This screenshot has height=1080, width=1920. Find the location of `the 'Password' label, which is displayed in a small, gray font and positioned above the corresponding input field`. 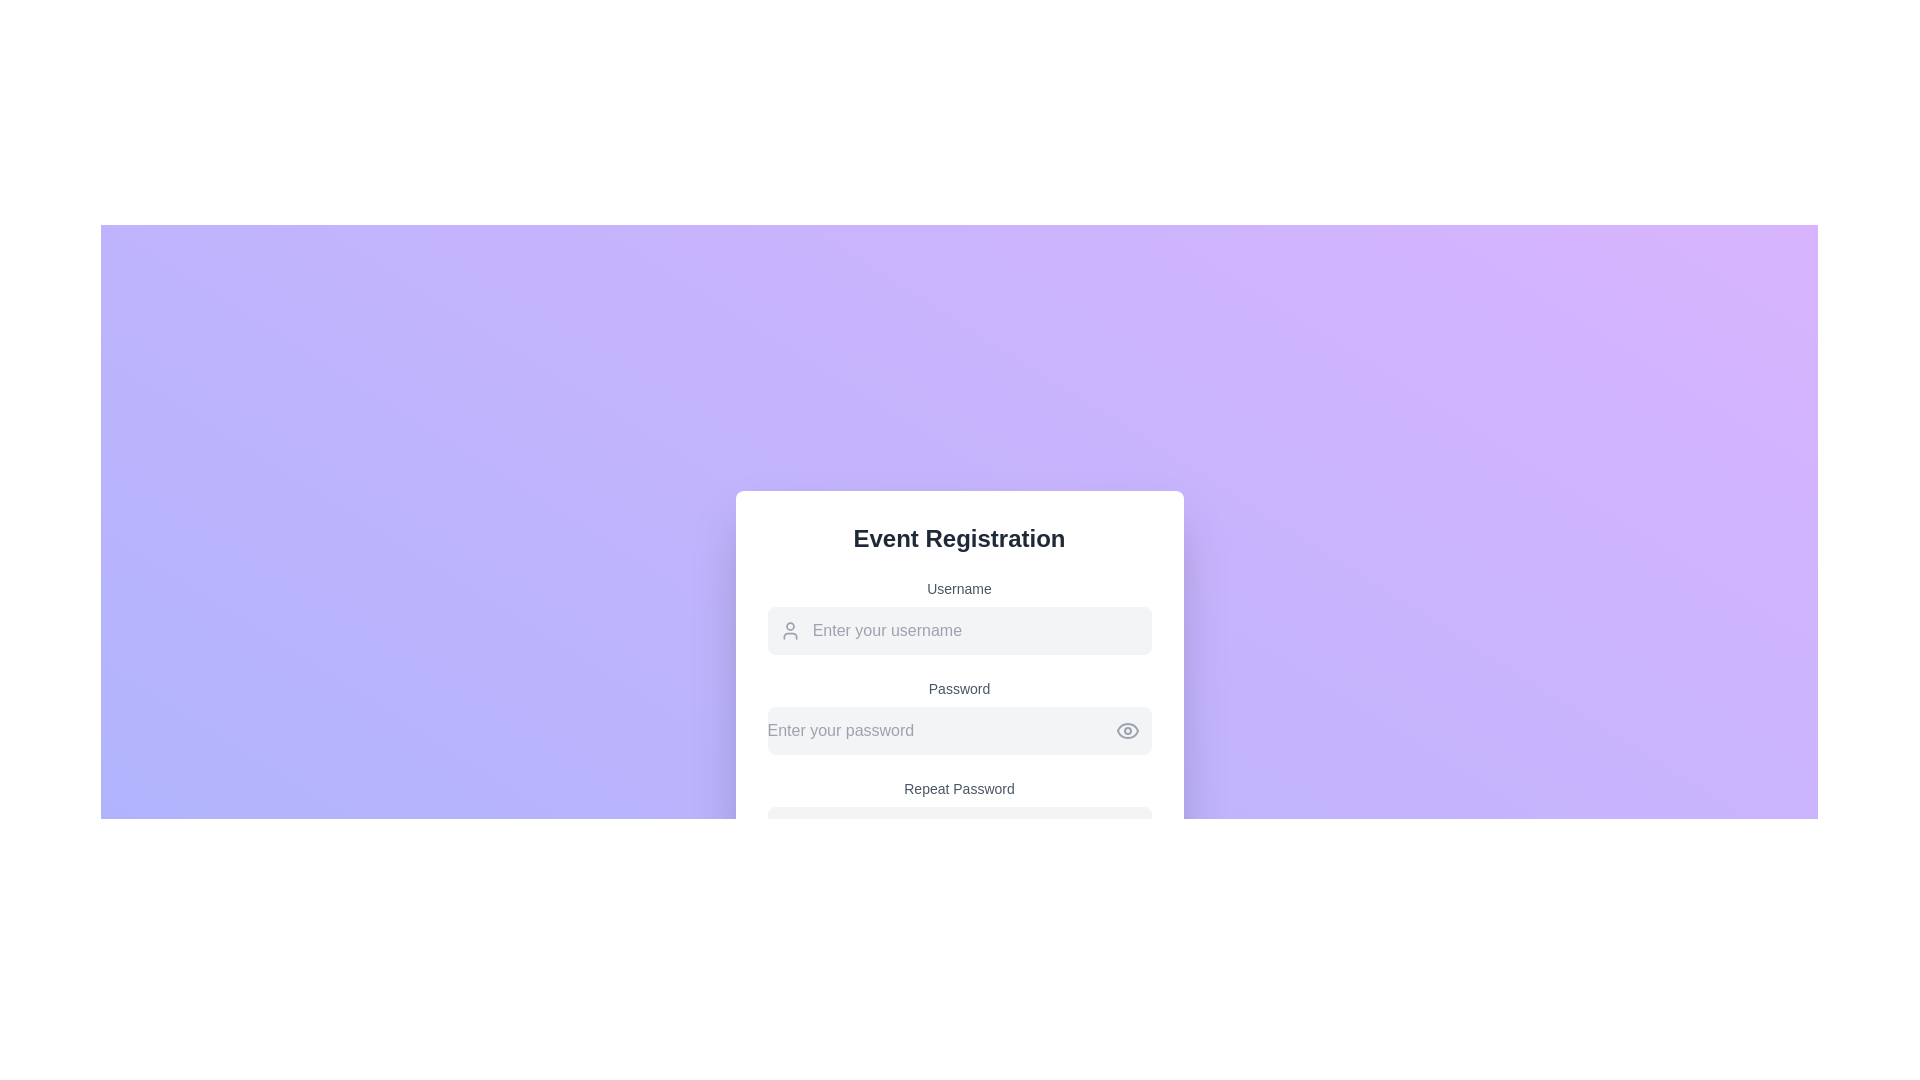

the 'Password' label, which is displayed in a small, gray font and positioned above the corresponding input field is located at coordinates (958, 688).